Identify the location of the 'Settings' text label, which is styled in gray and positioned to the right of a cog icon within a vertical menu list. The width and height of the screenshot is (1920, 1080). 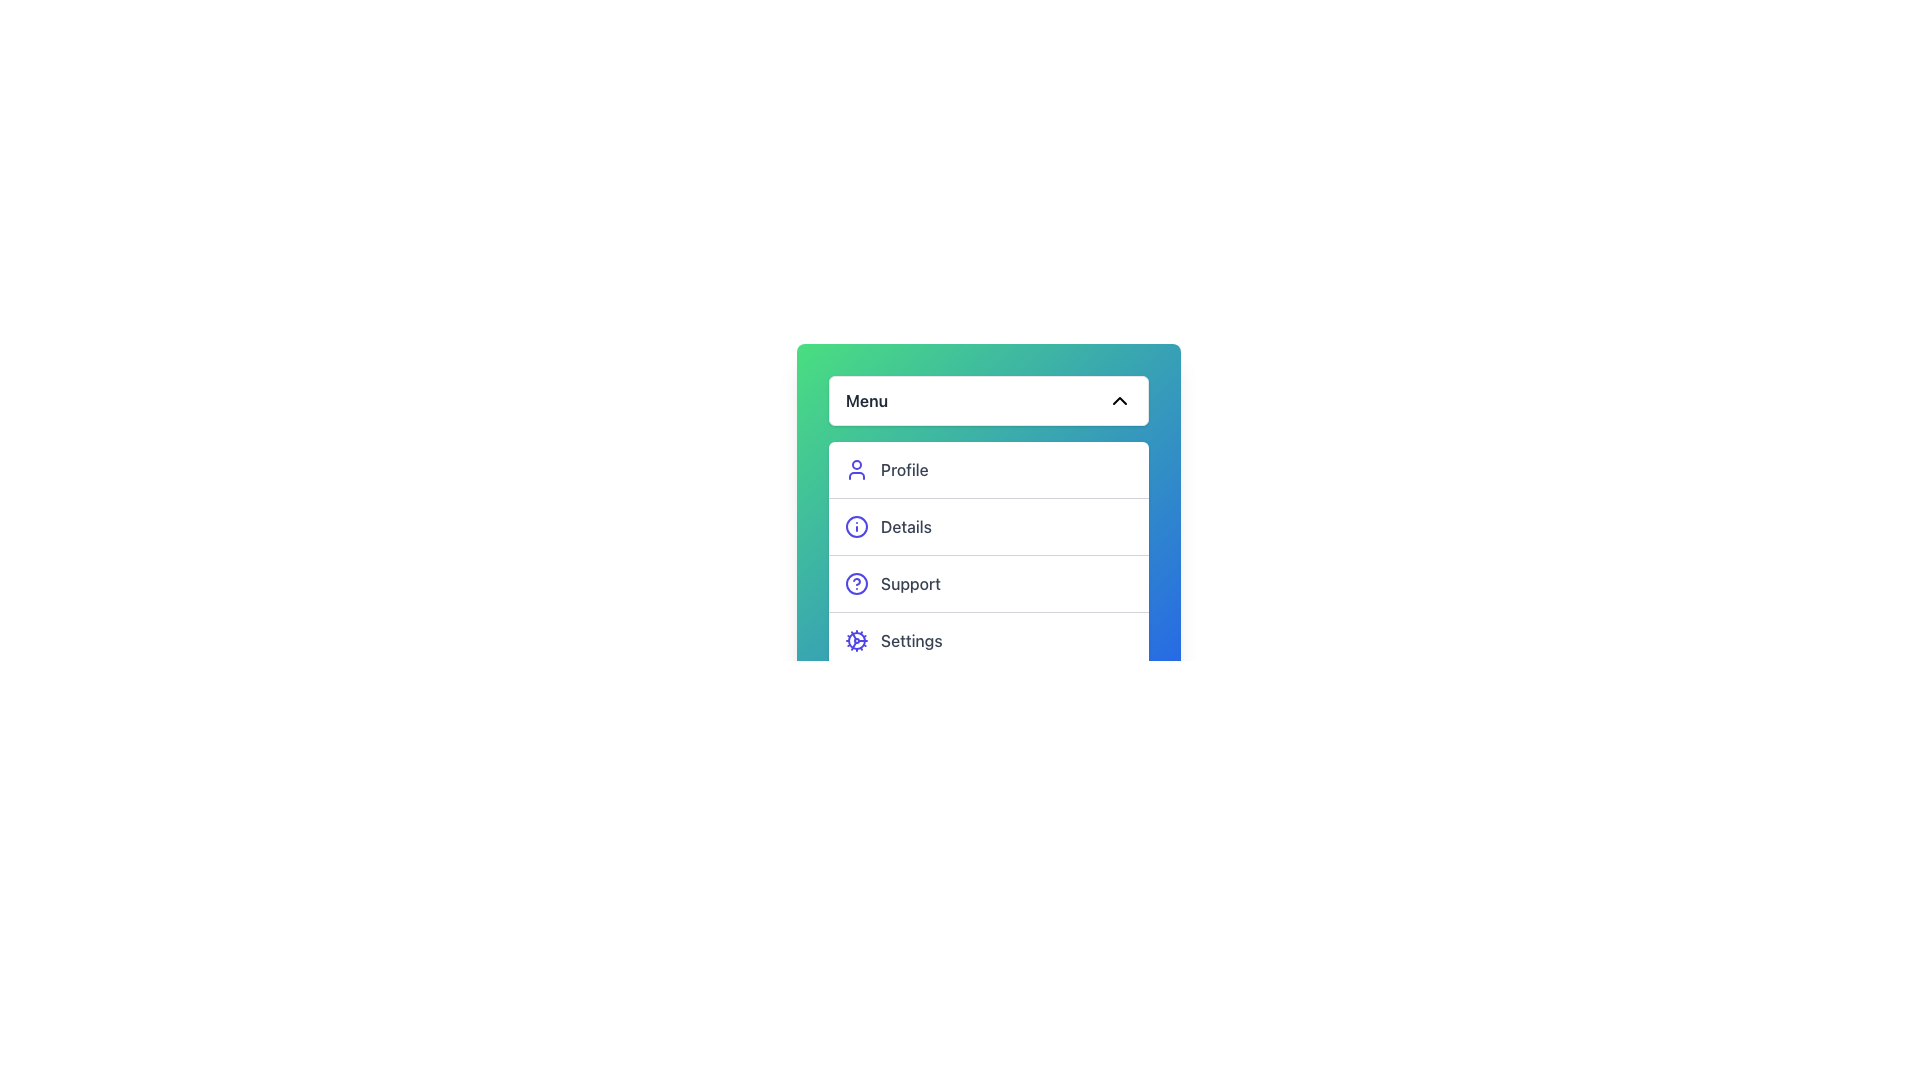
(910, 640).